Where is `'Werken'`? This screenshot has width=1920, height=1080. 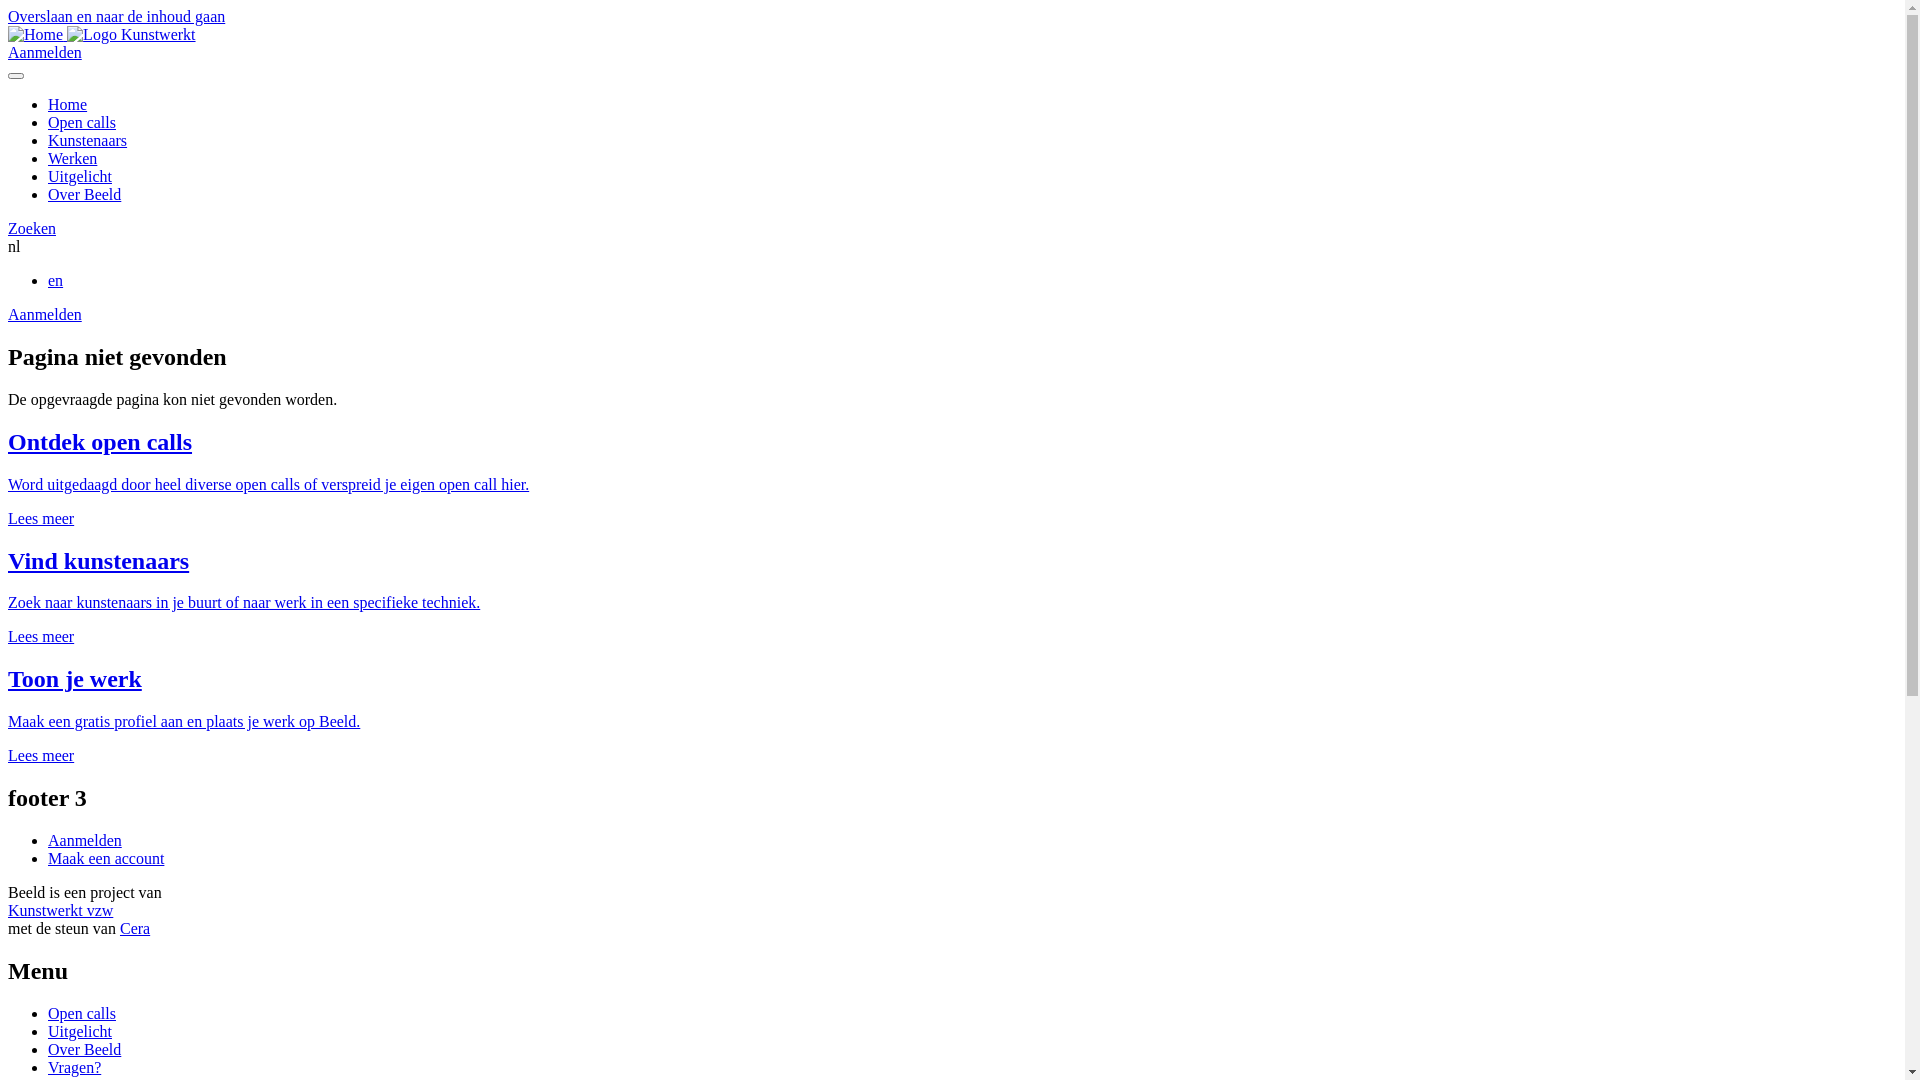 'Werken' is located at coordinates (72, 157).